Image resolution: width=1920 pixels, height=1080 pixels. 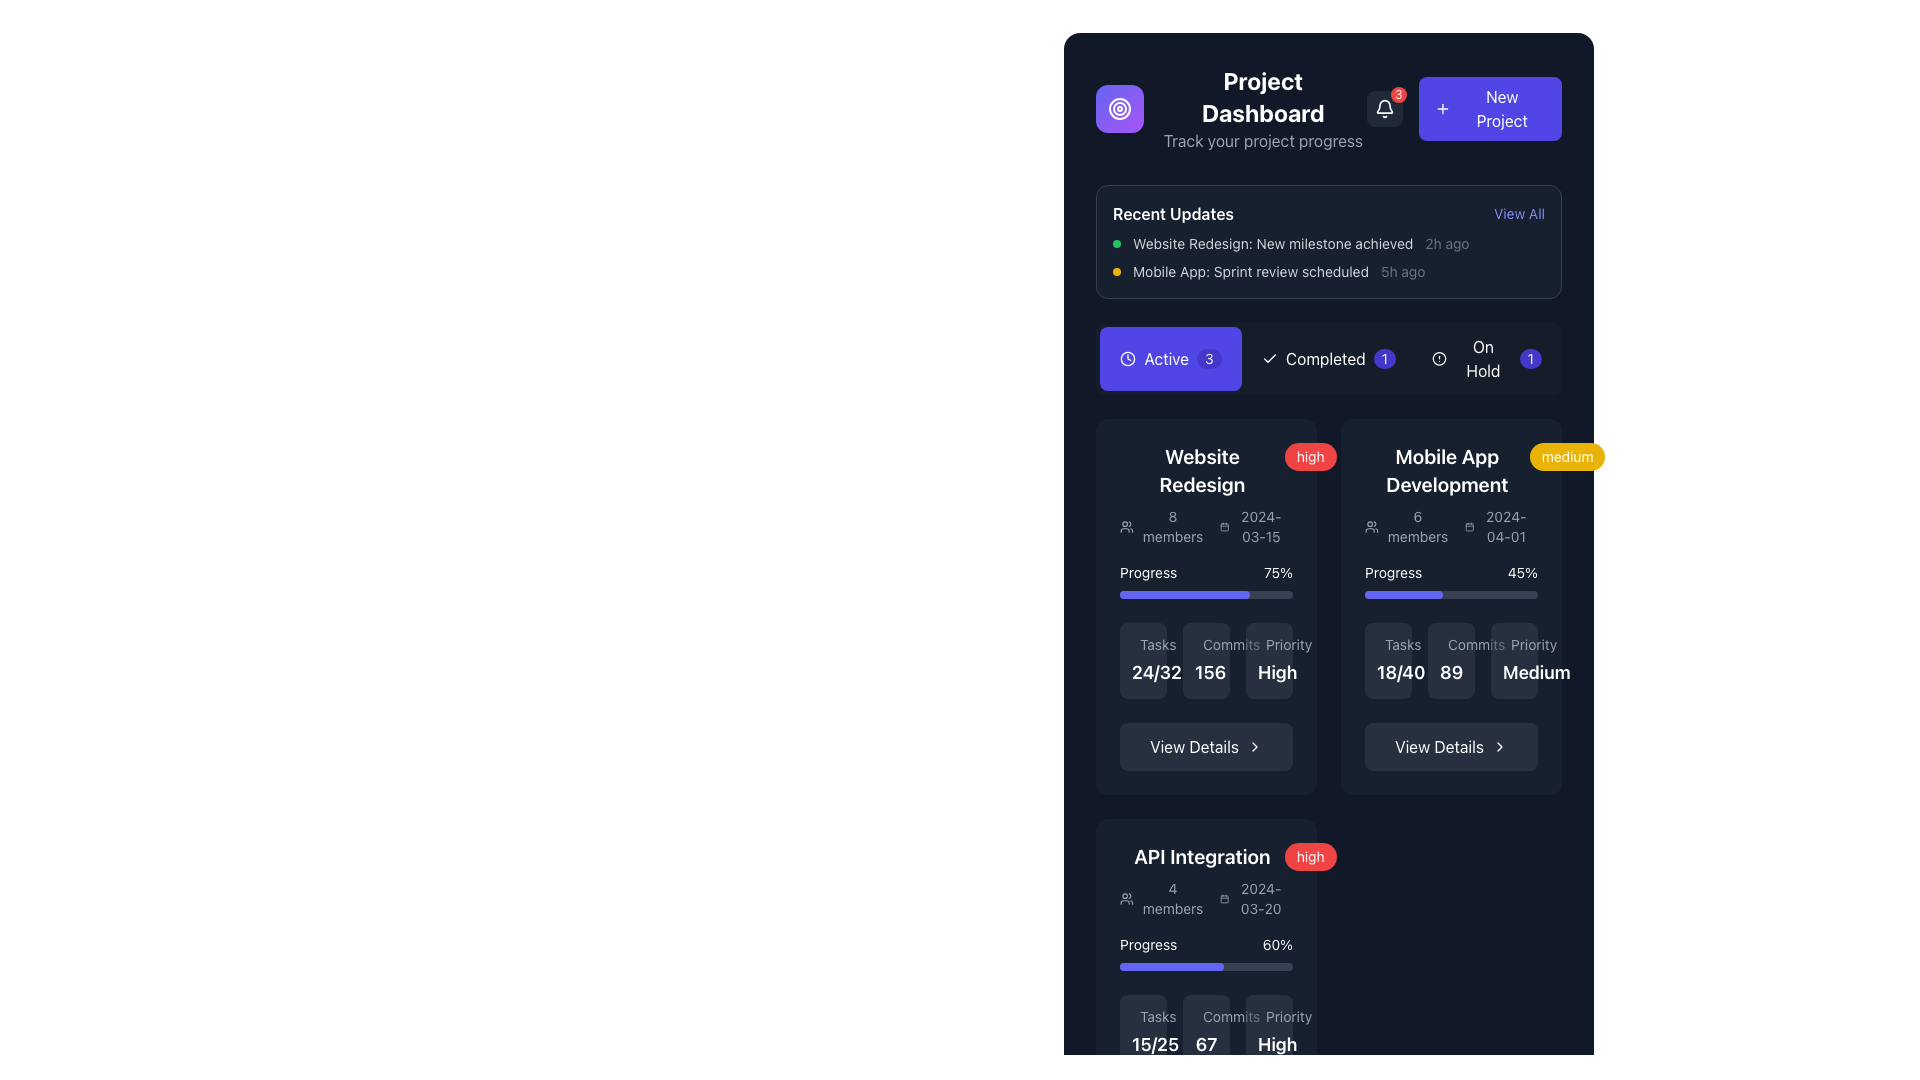 I want to click on the small icon representing a group of users, which is located to the left of the text '6 members' within the 'Mobile App Development' card on the dashboard, specifically in the second row, second column among the cards, so click(x=1370, y=526).